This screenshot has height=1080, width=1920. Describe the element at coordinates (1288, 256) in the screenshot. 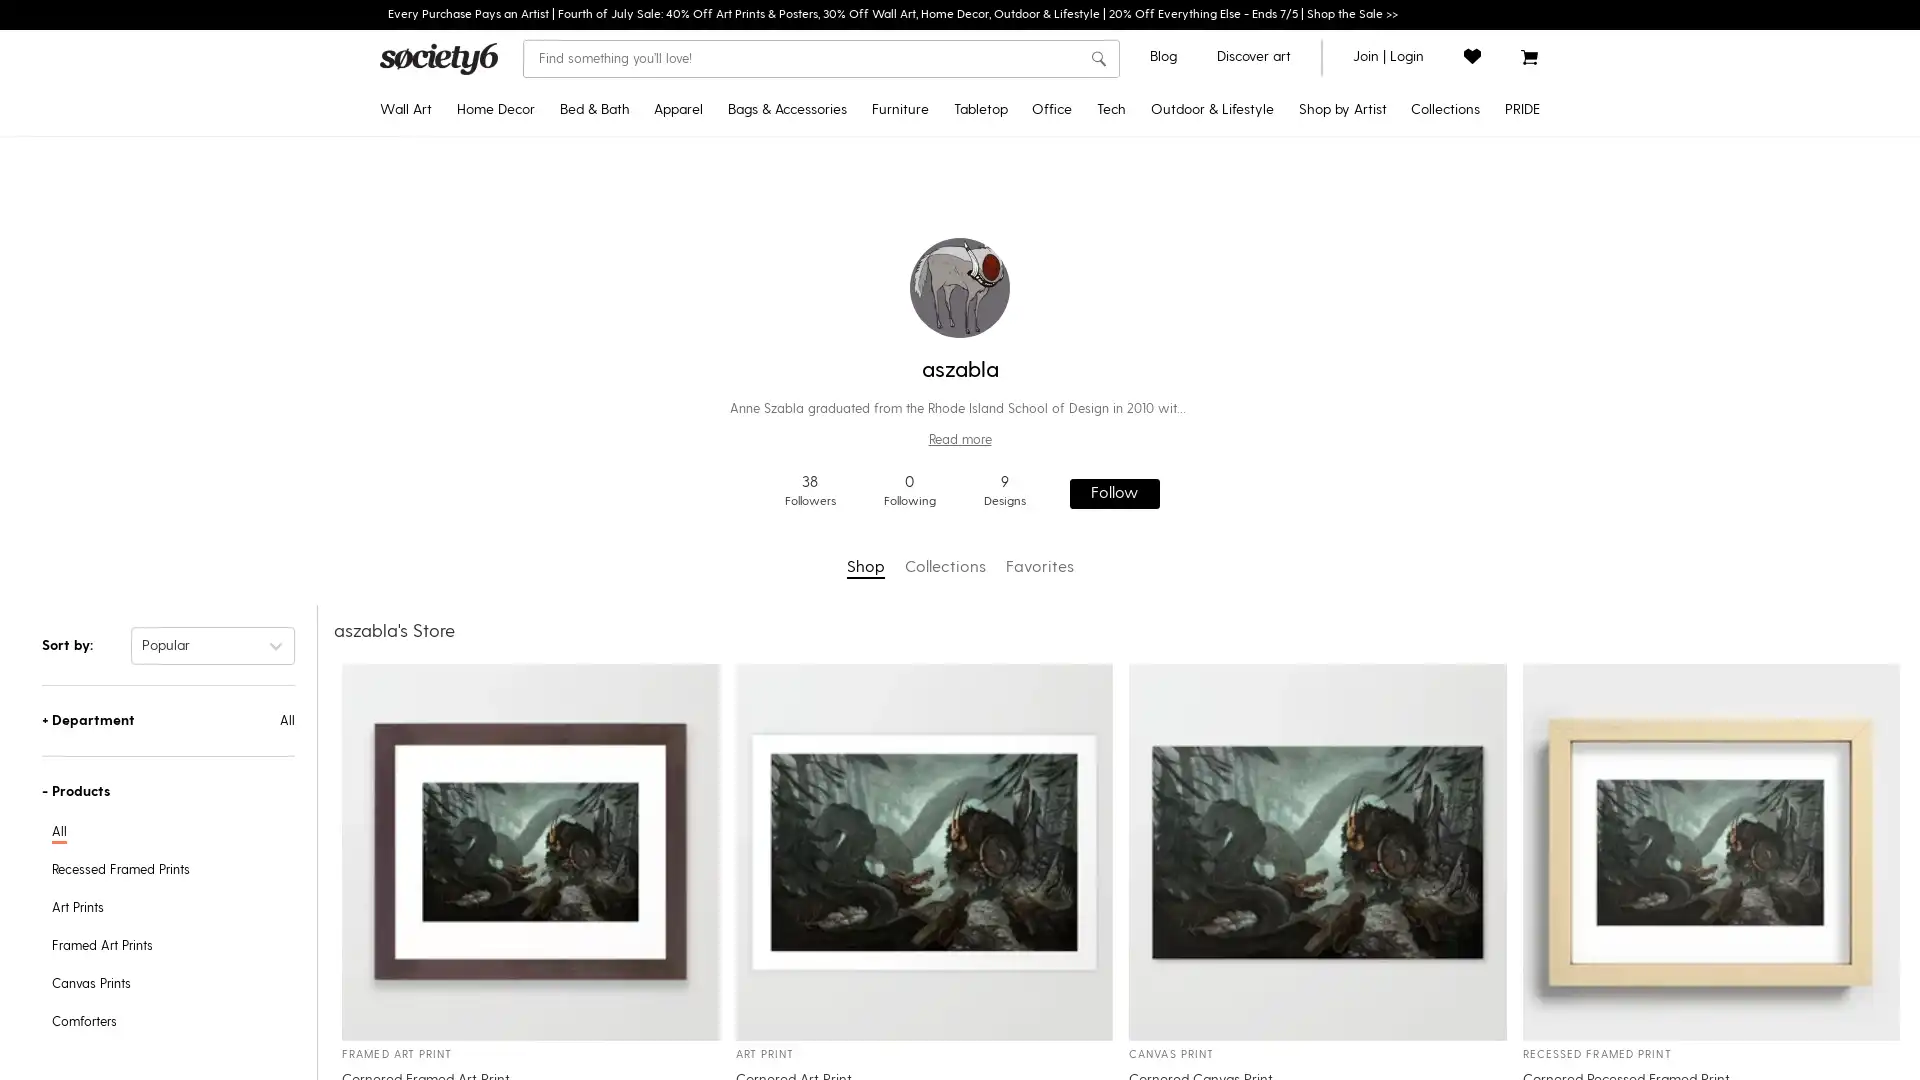

I see `Discover Black Artists` at that location.